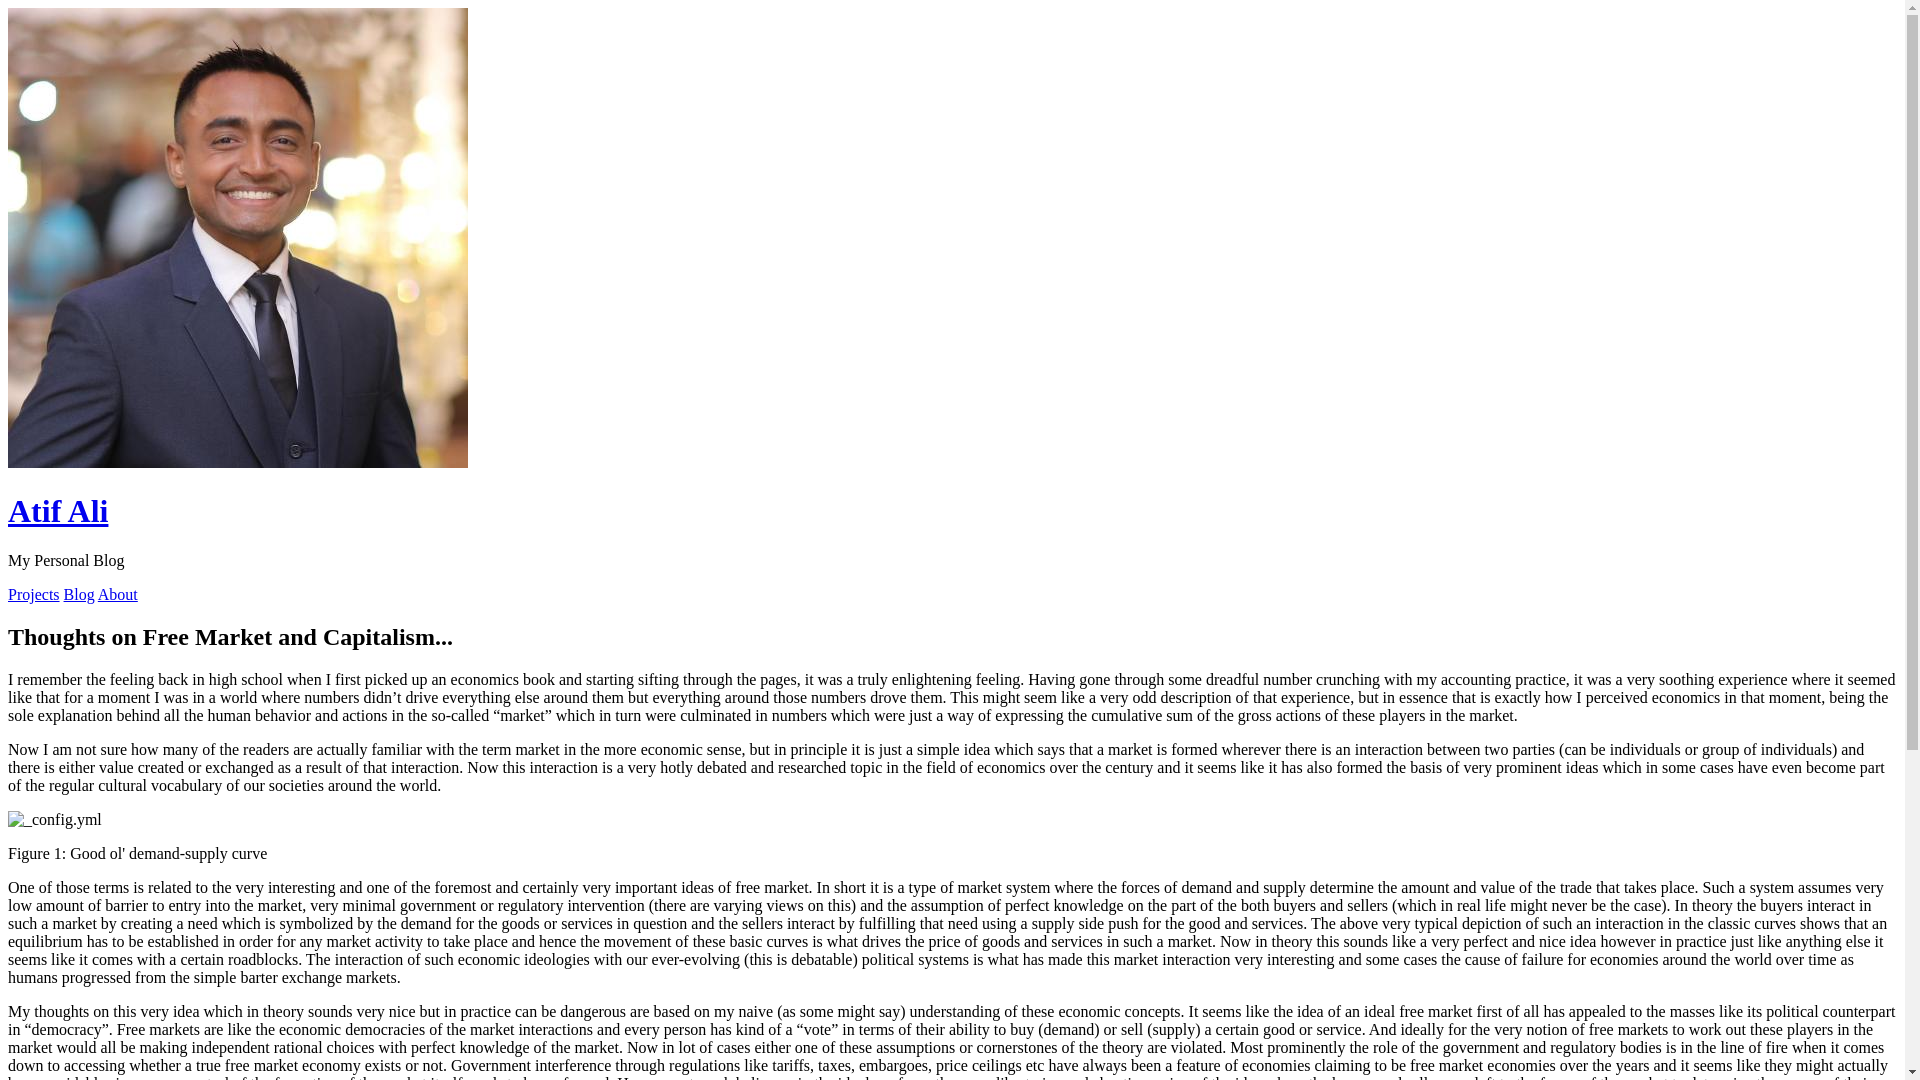 This screenshot has height=1080, width=1920. Describe the element at coordinates (54, 820) in the screenshot. I see `'Figure 1: '` at that location.